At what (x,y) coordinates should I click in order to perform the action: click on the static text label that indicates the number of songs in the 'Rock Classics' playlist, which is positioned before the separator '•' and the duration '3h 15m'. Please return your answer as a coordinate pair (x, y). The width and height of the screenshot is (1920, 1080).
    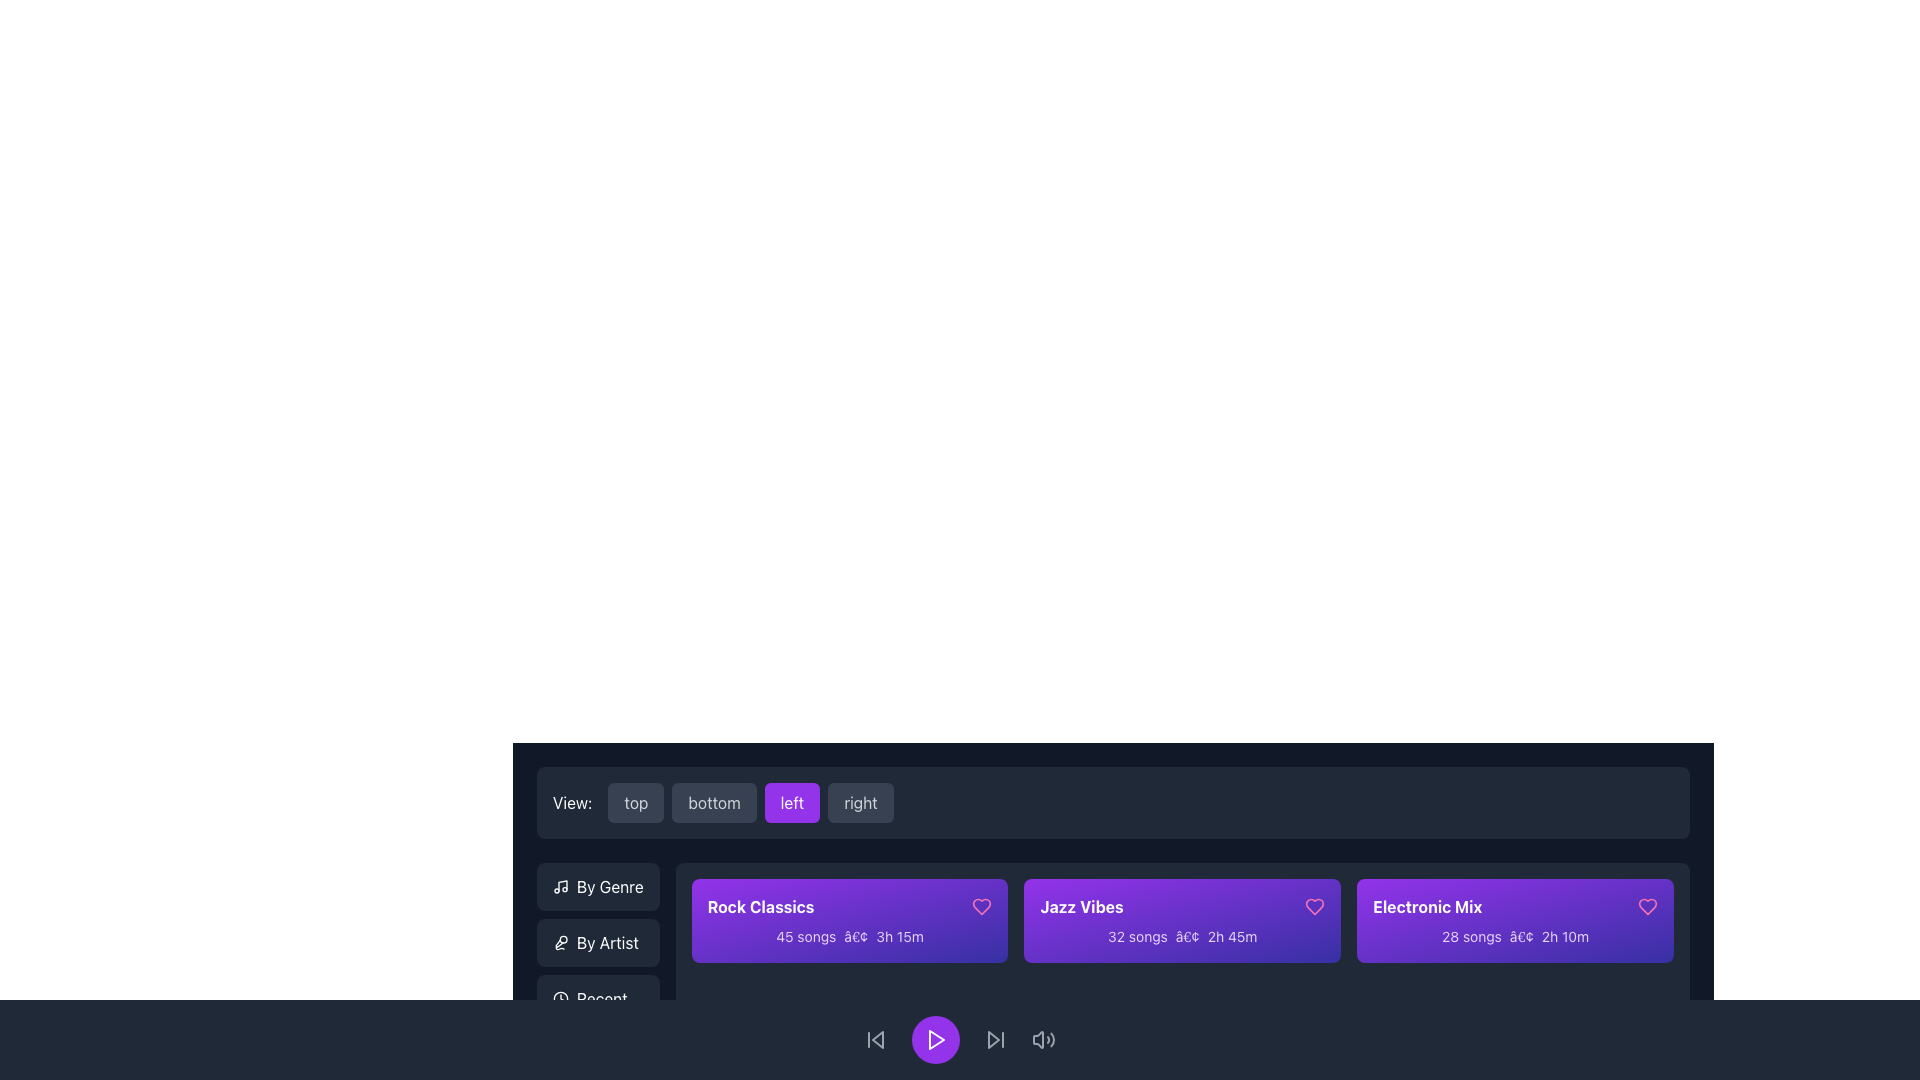
    Looking at the image, I should click on (806, 936).